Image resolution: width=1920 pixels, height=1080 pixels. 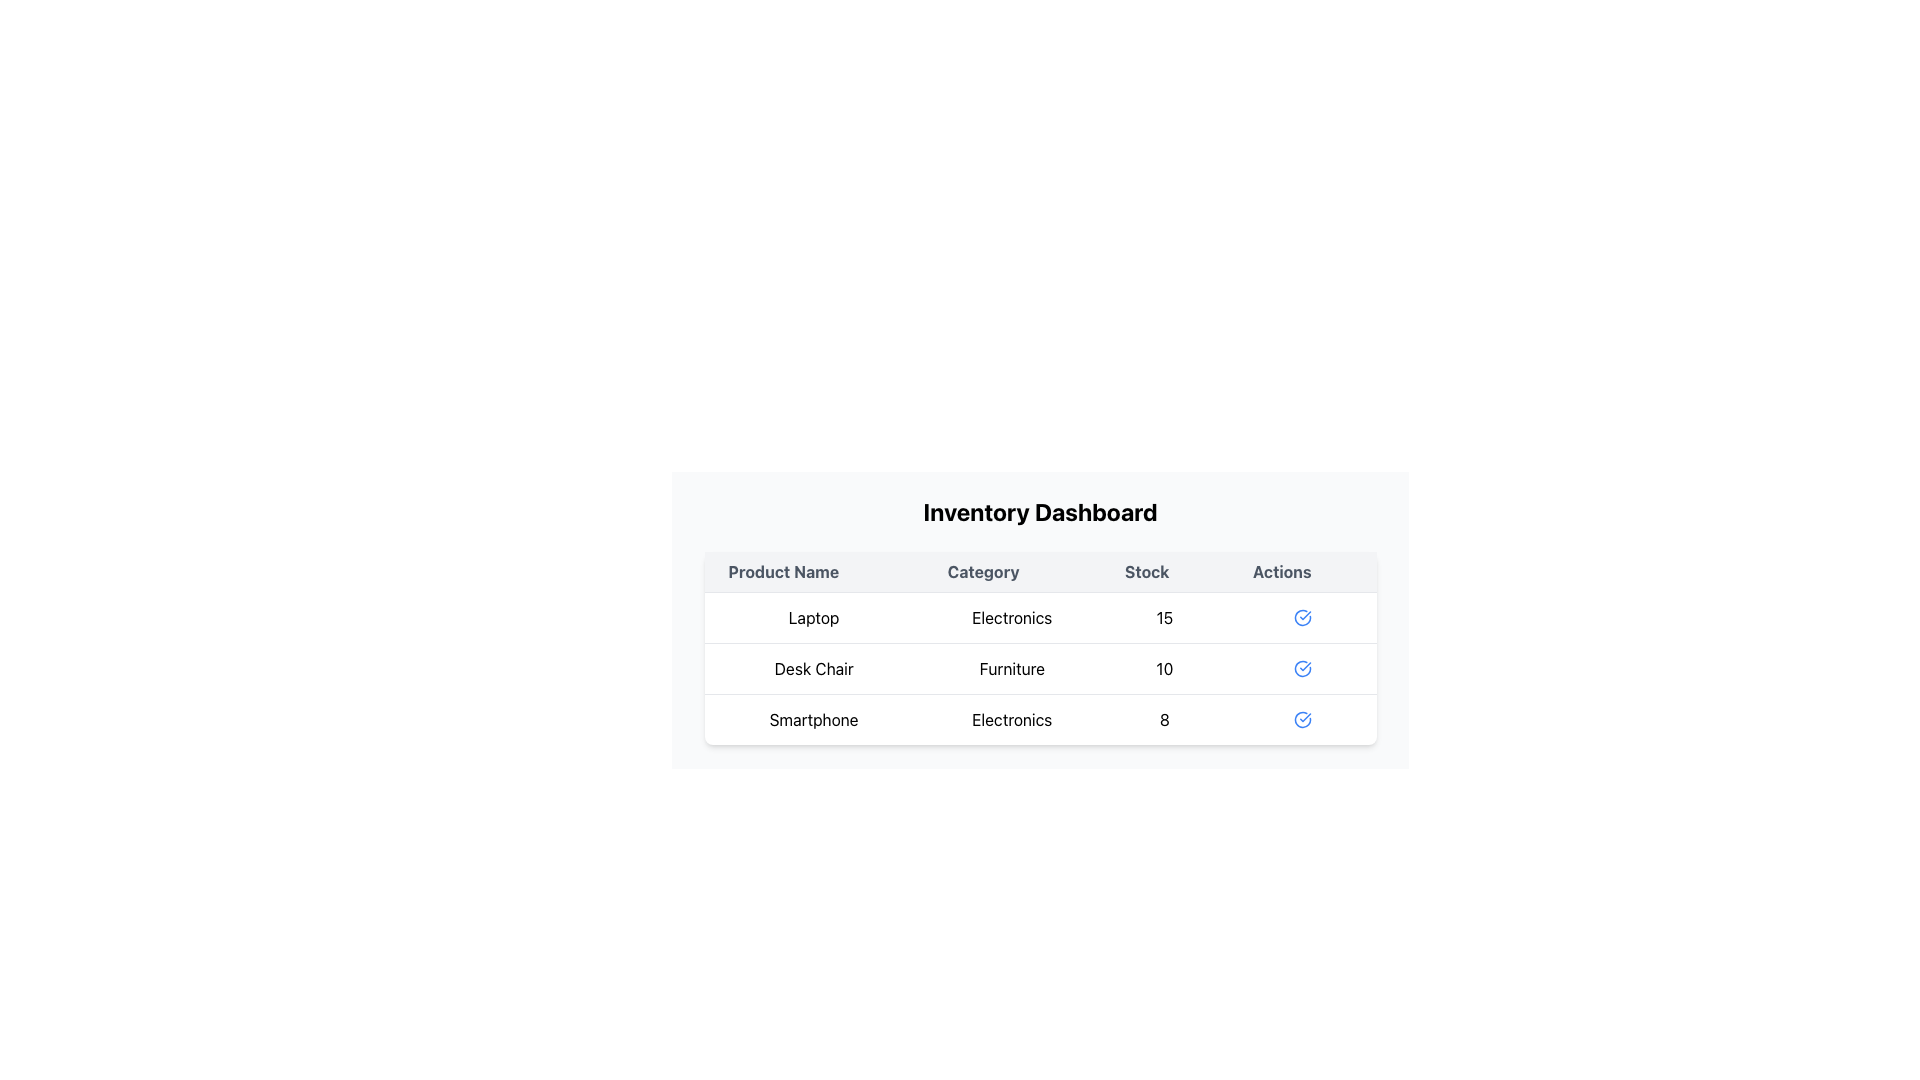 What do you see at coordinates (814, 718) in the screenshot?
I see `the 'Smartphone' text label located in the first column of the third row under the 'Product Name' column in the 'Inventory Dashboard' table` at bounding box center [814, 718].